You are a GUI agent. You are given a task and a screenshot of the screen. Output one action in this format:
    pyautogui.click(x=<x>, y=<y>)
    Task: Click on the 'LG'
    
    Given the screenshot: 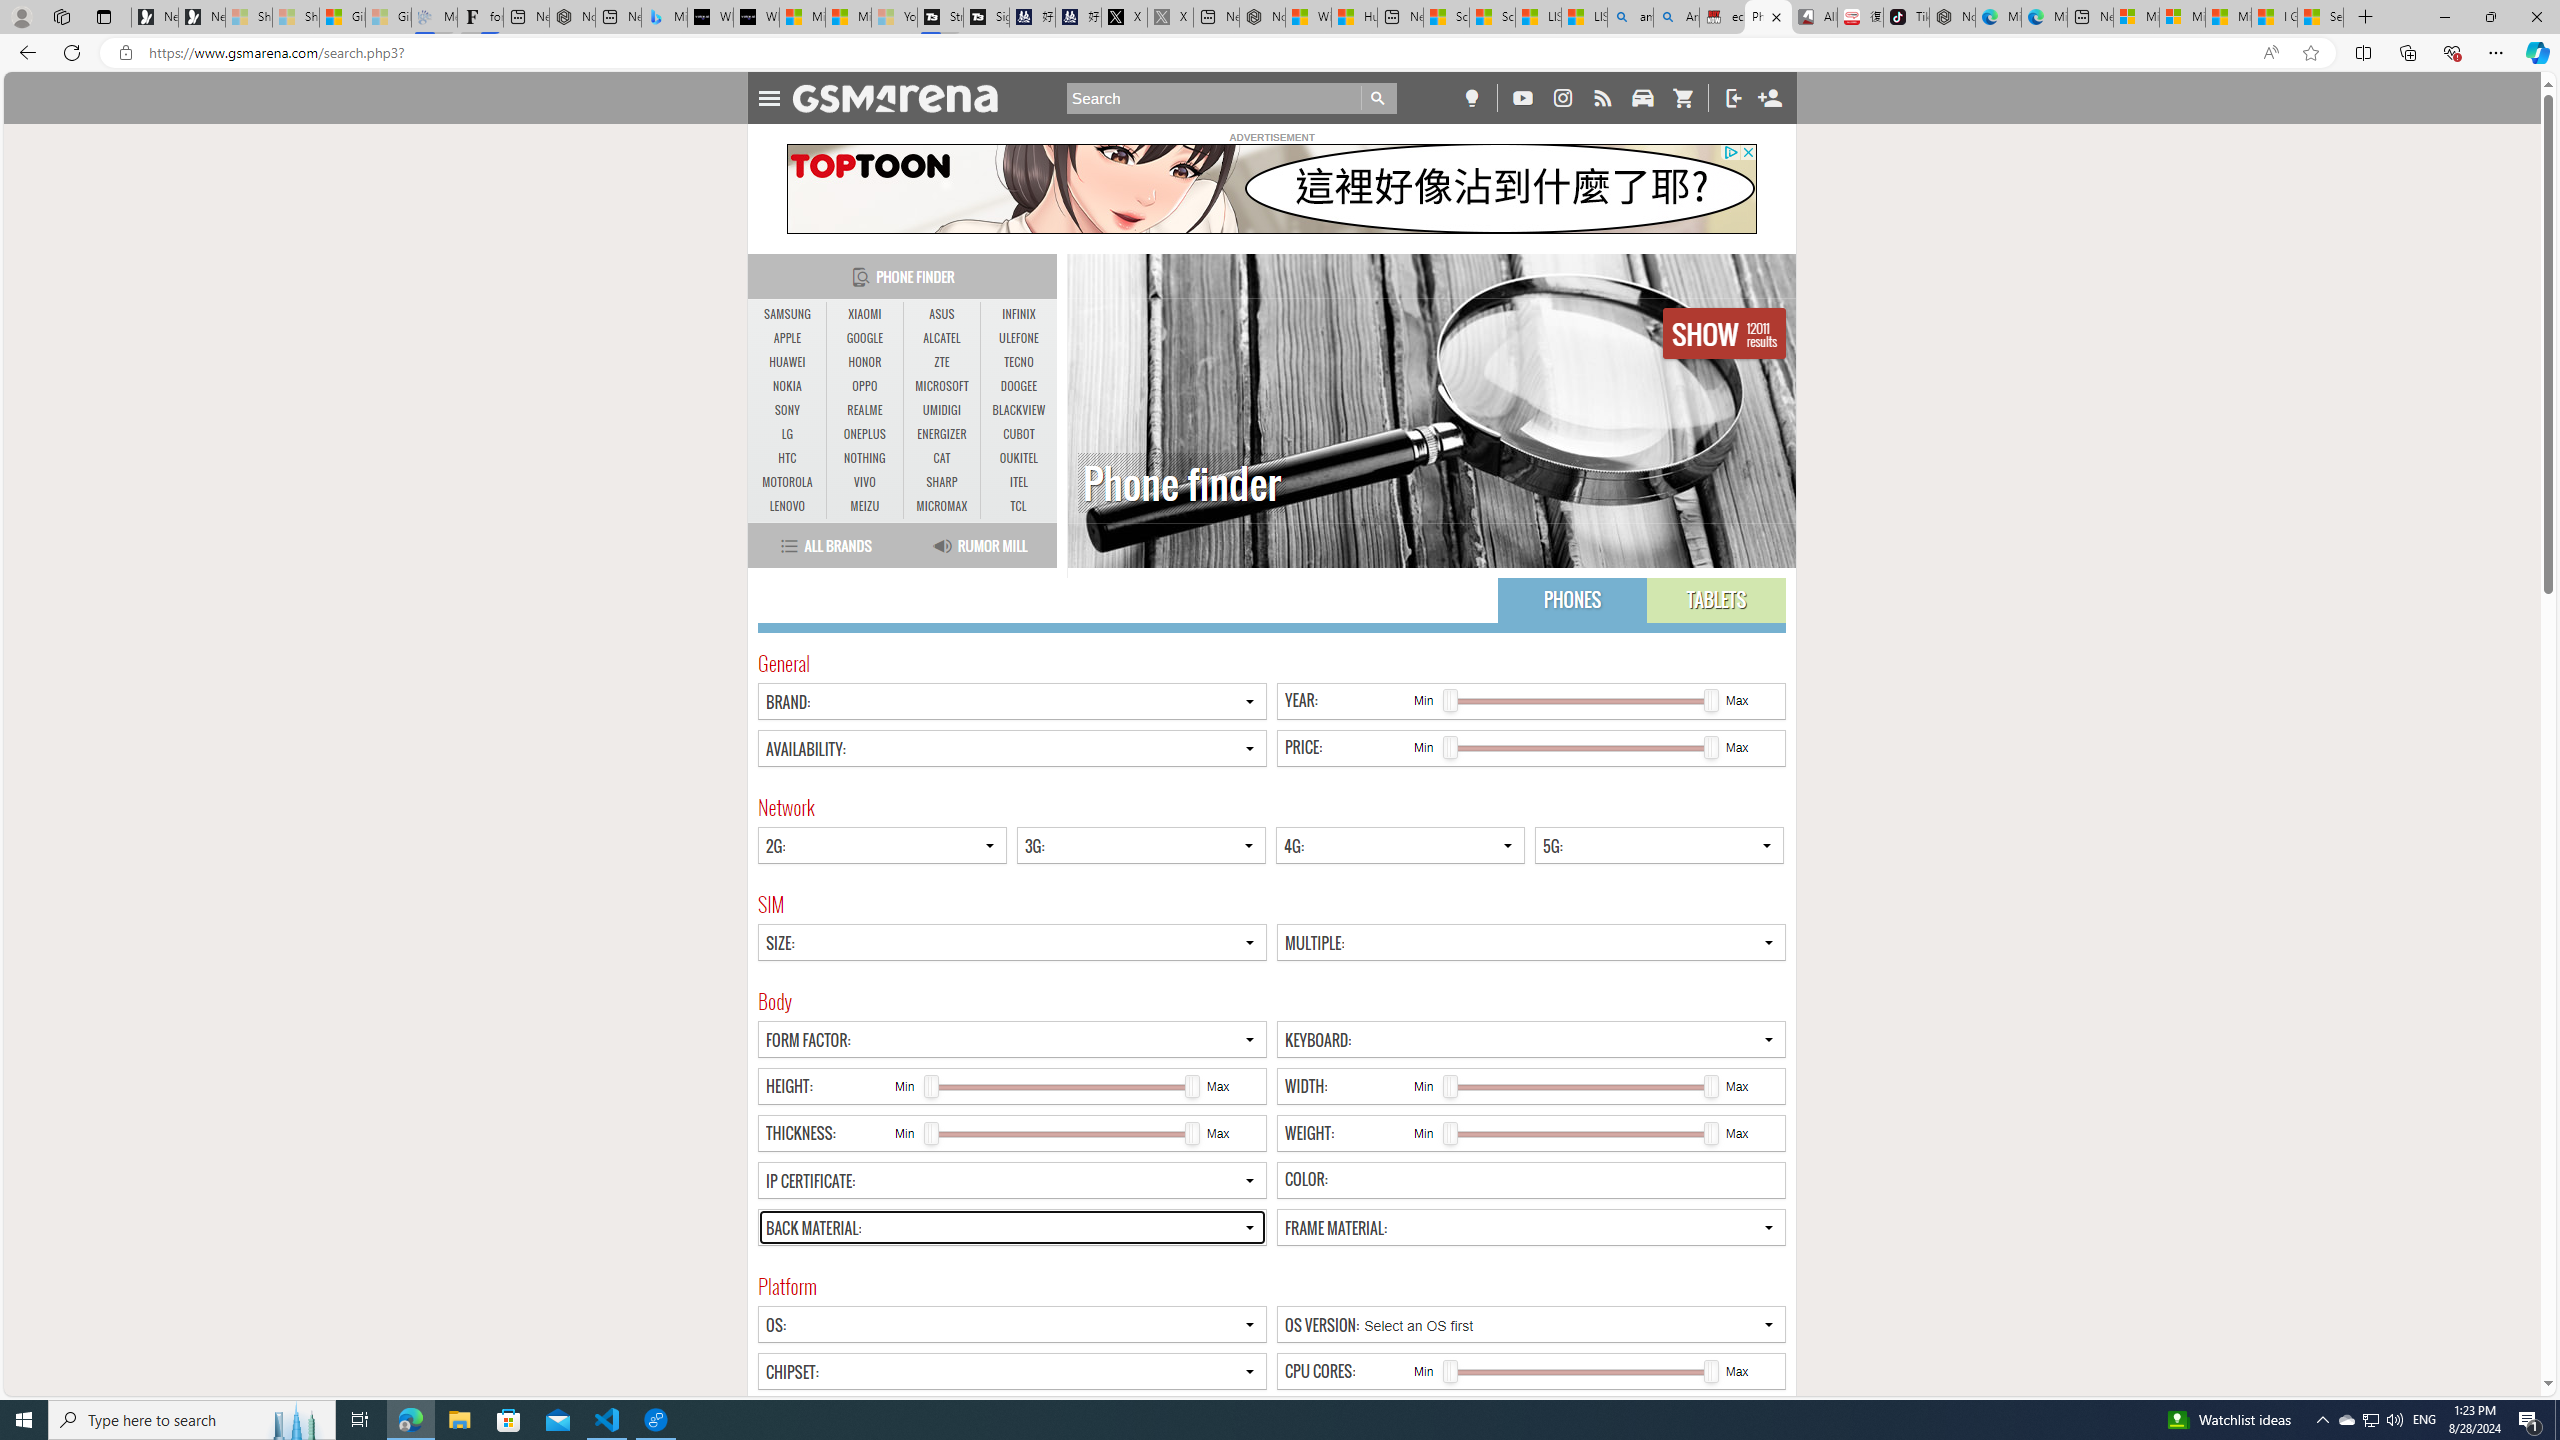 What is the action you would take?
    pyautogui.click(x=787, y=433)
    